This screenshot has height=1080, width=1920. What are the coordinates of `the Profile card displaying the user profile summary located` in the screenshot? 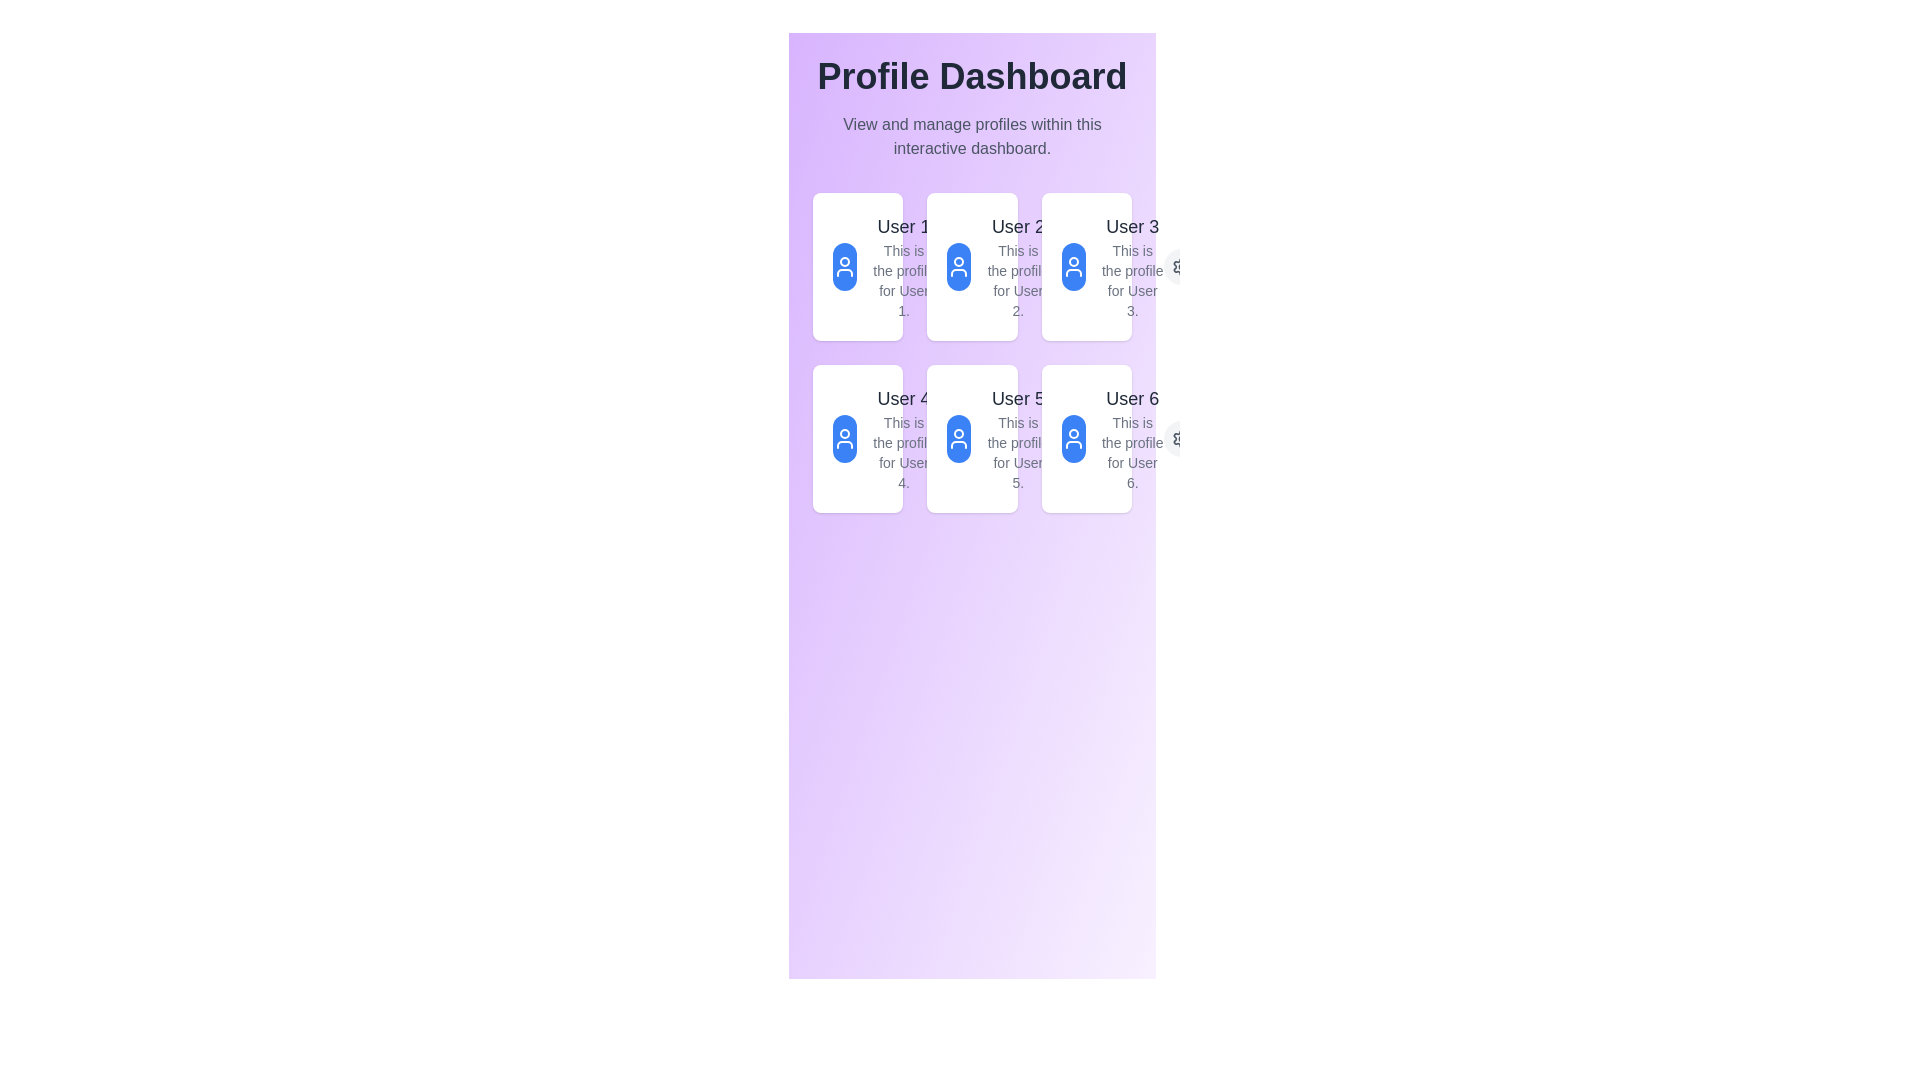 It's located at (972, 265).